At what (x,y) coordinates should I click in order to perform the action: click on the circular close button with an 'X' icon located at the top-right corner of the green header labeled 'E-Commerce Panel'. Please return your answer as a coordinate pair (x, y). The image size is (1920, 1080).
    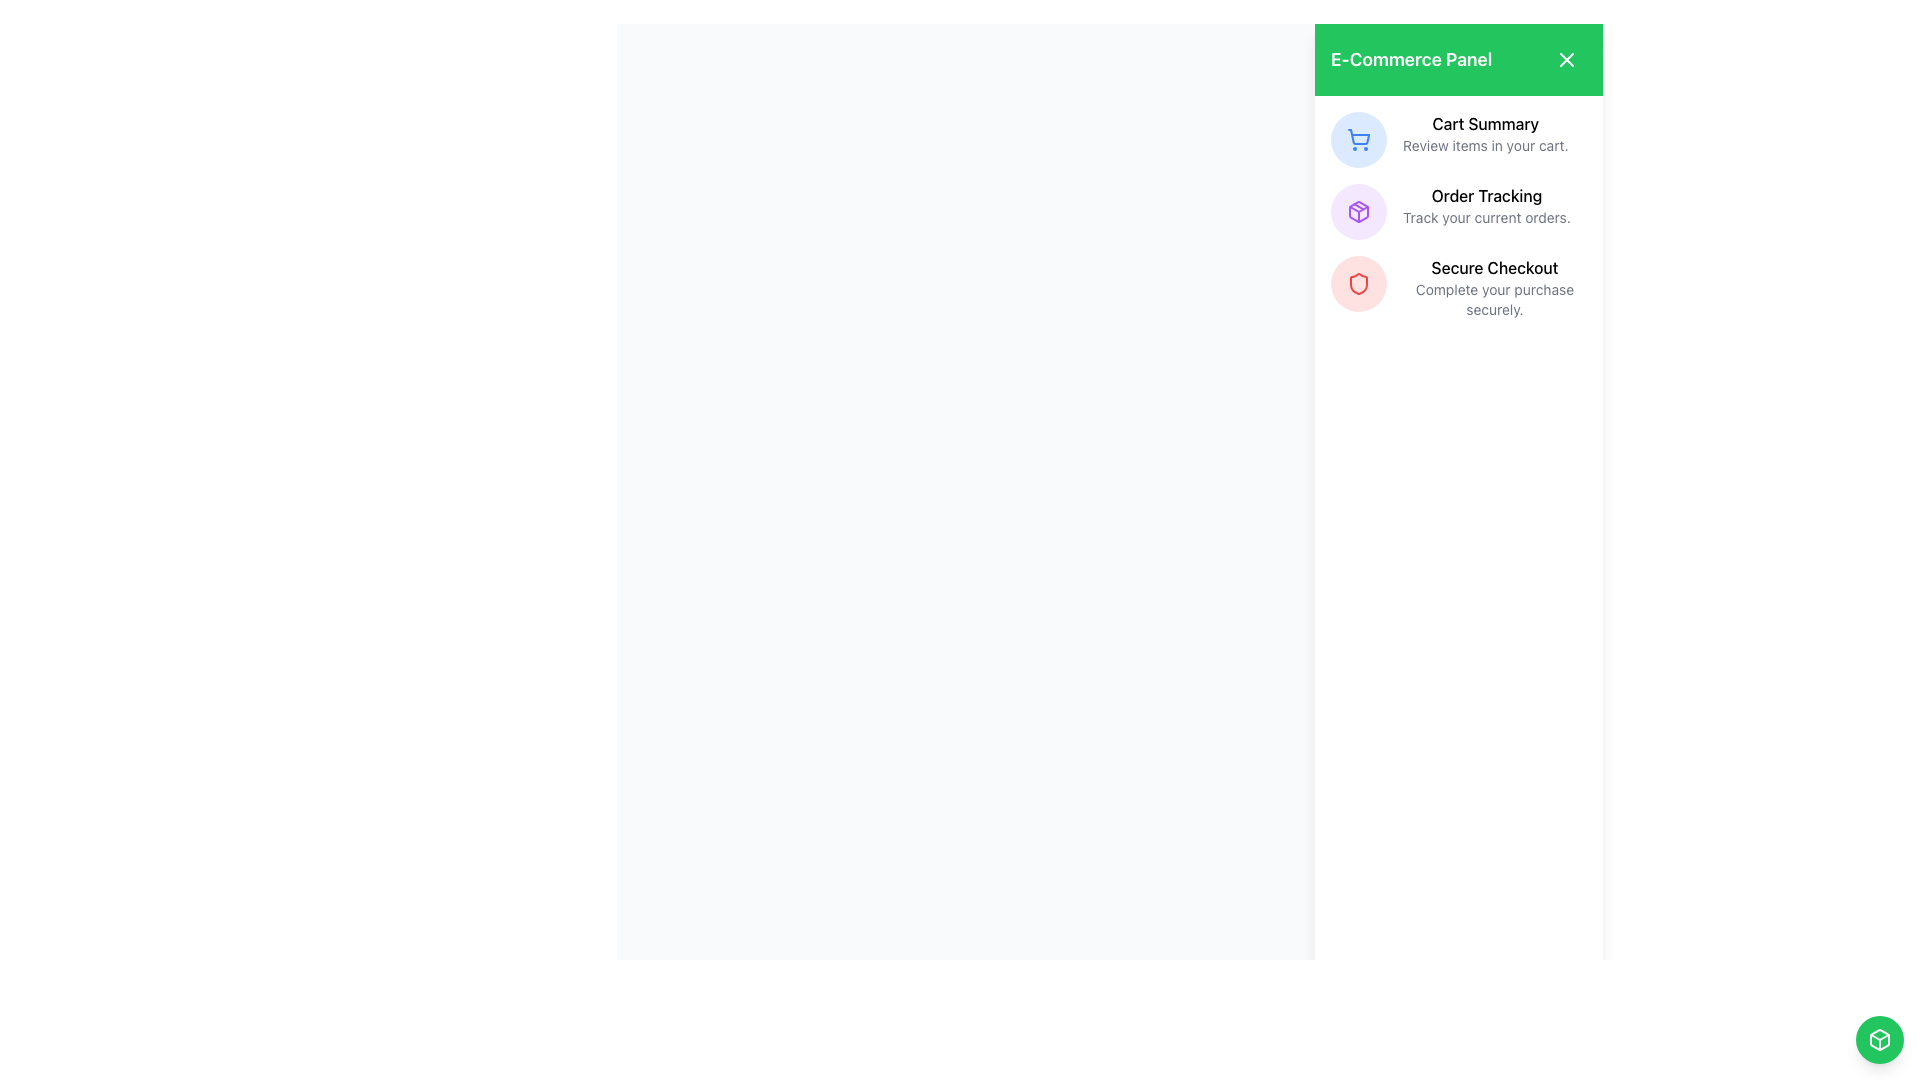
    Looking at the image, I should click on (1565, 59).